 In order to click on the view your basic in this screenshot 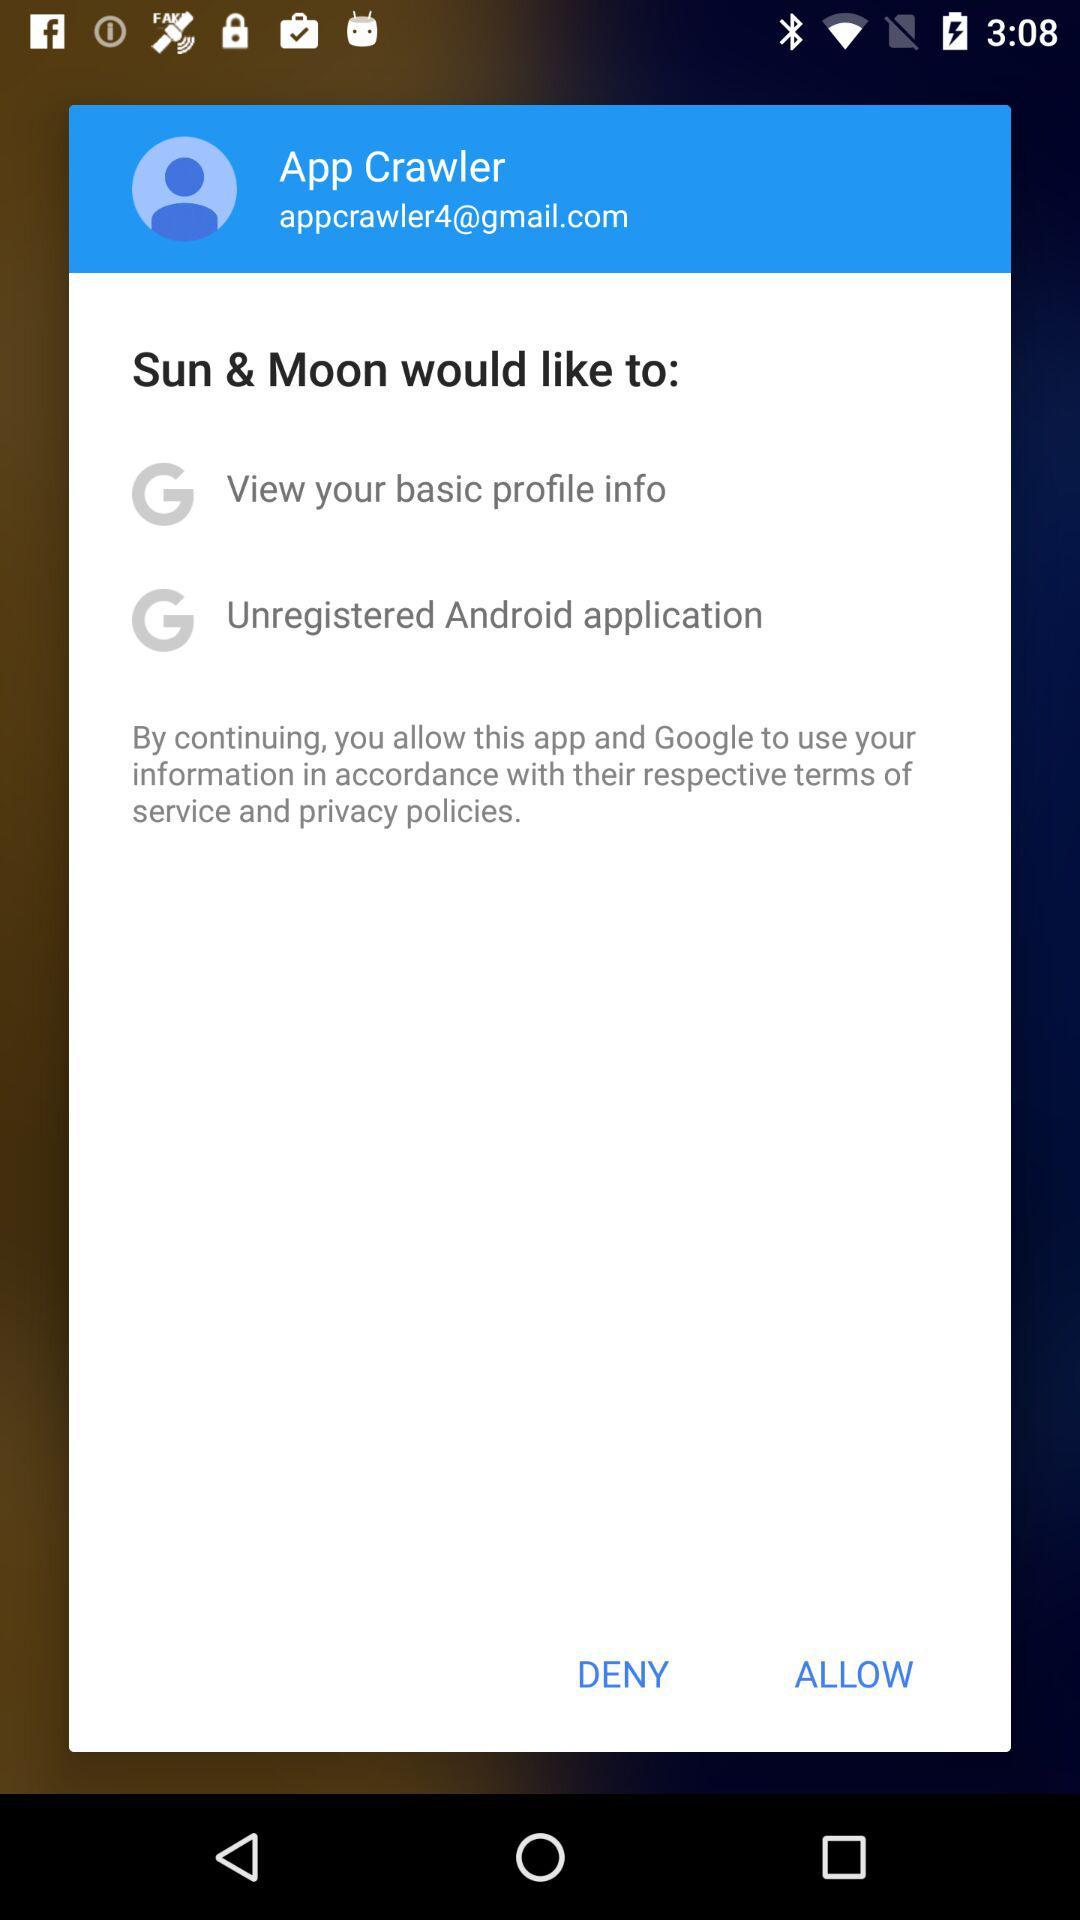, I will do `click(445, 487)`.